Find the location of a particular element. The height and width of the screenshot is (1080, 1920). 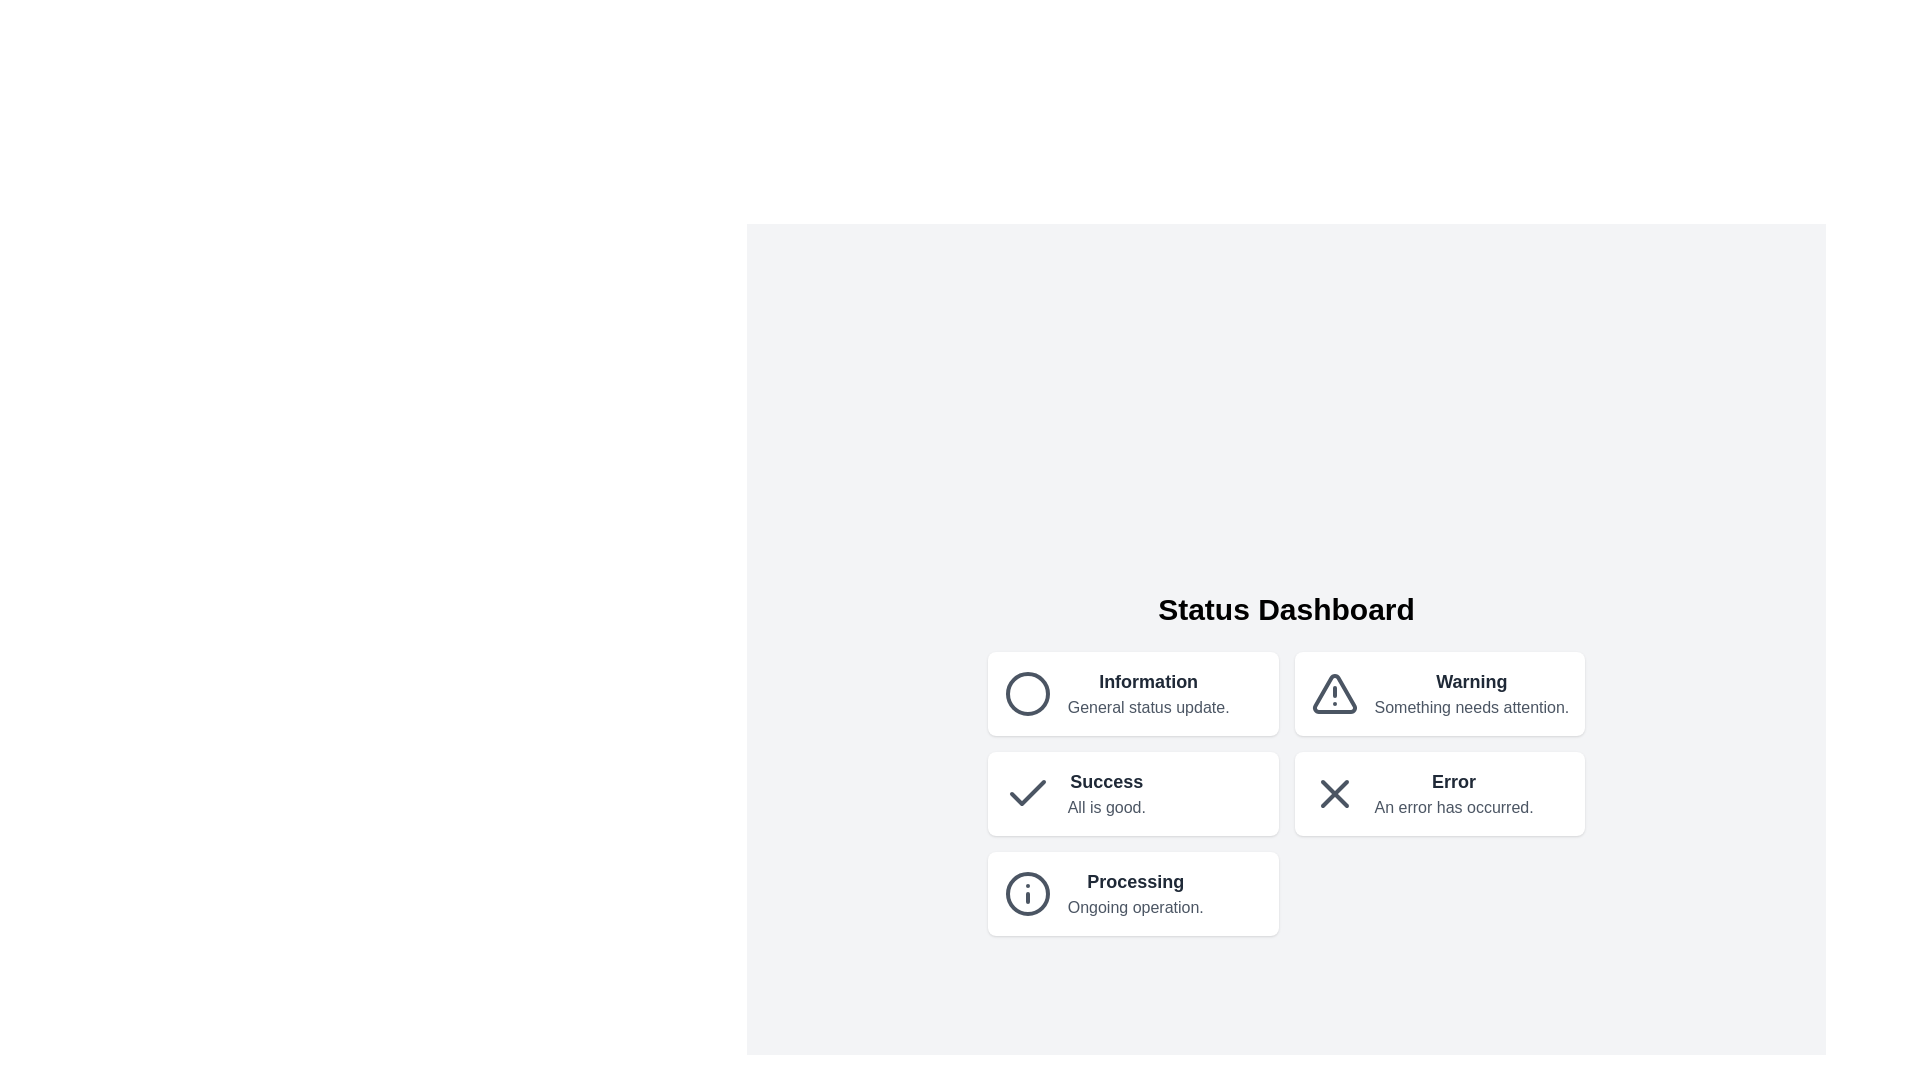

the text label that reads 'All is good.' within the 'Success' card in the dashboard is located at coordinates (1105, 806).